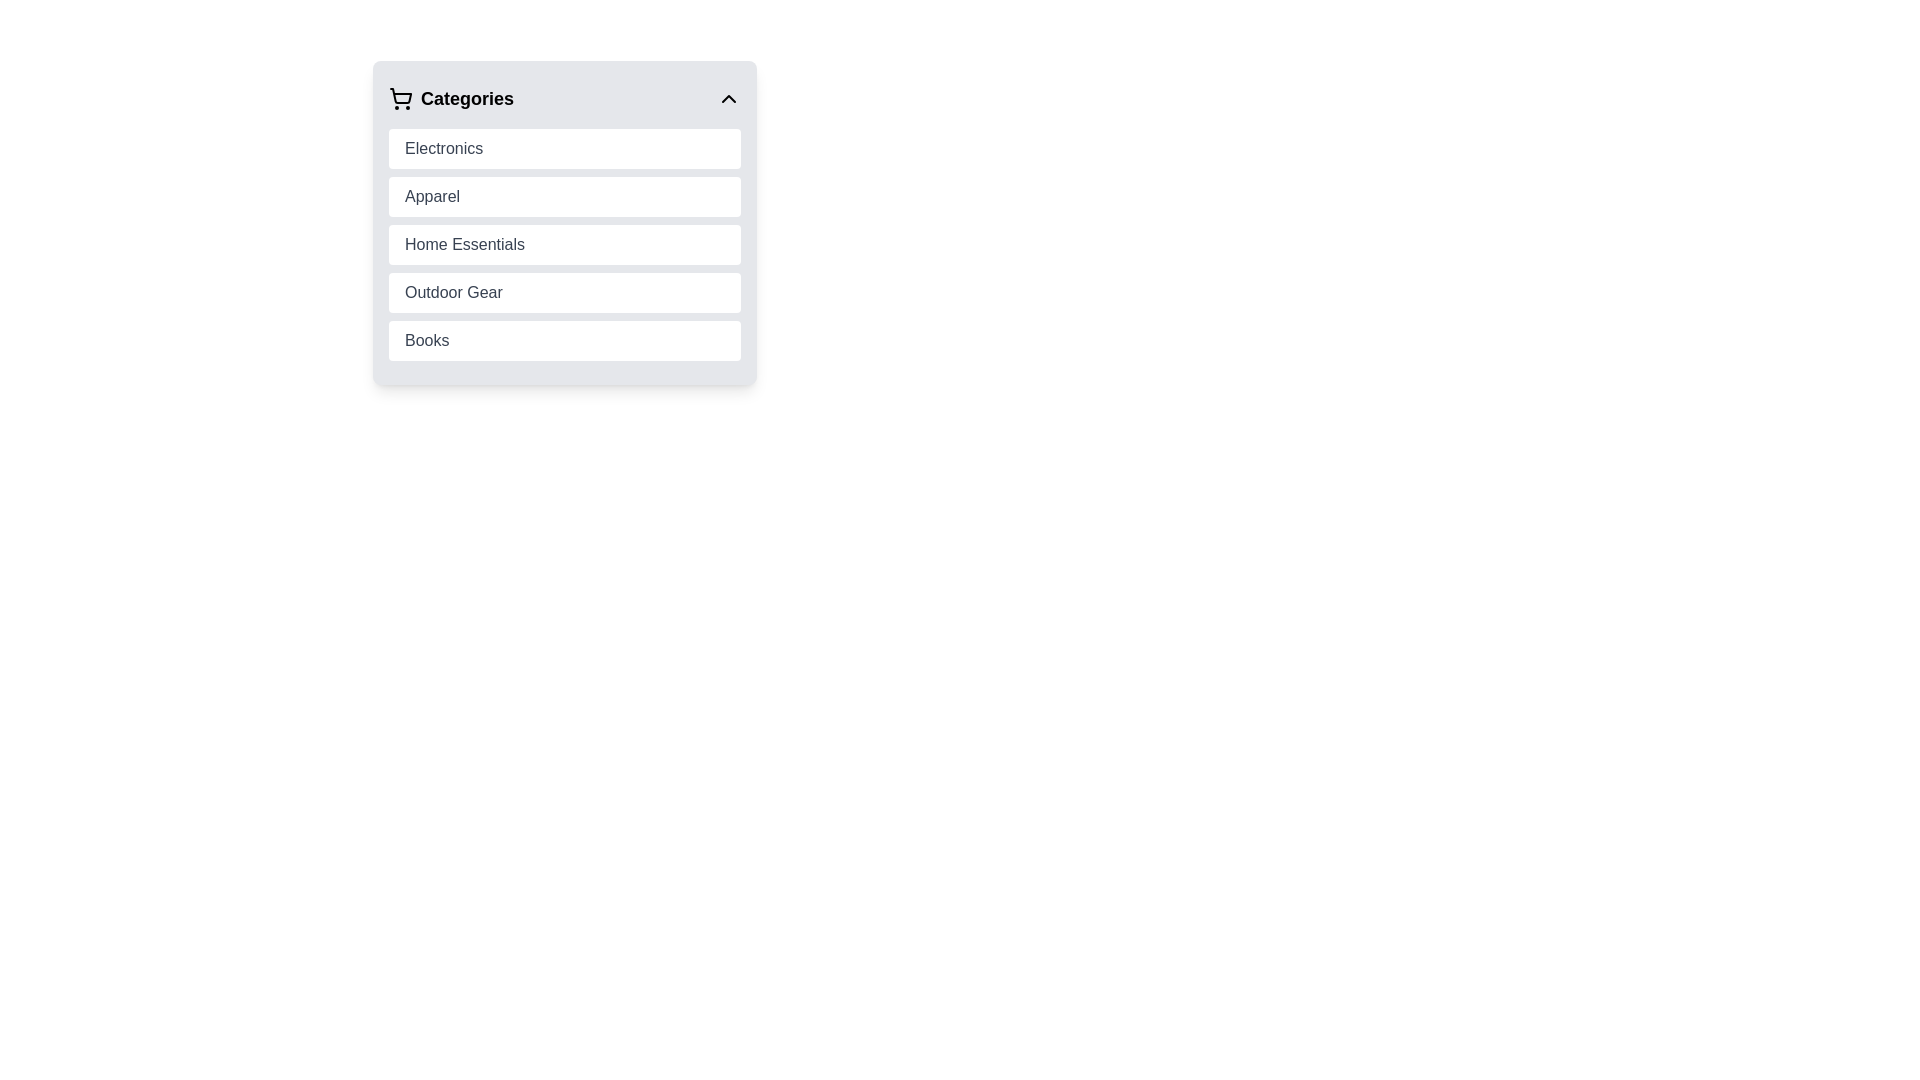  Describe the element at coordinates (564, 244) in the screenshot. I see `the 'Home Essentials' button, which is the third item in the vertical list of buttons under the 'Categories' section, positioned below the 'Apparel' button and above the 'Outdoor Gear' button` at that location.